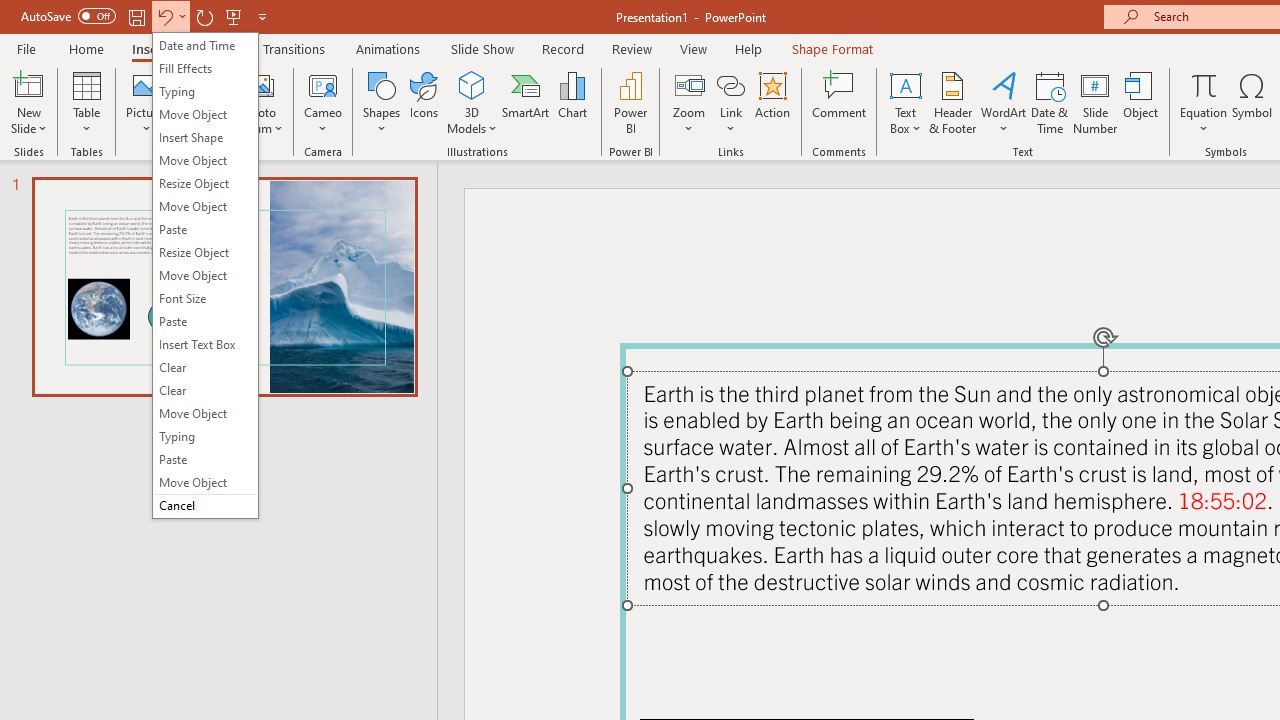 This screenshot has height=720, width=1280. I want to click on 'View', so click(693, 48).